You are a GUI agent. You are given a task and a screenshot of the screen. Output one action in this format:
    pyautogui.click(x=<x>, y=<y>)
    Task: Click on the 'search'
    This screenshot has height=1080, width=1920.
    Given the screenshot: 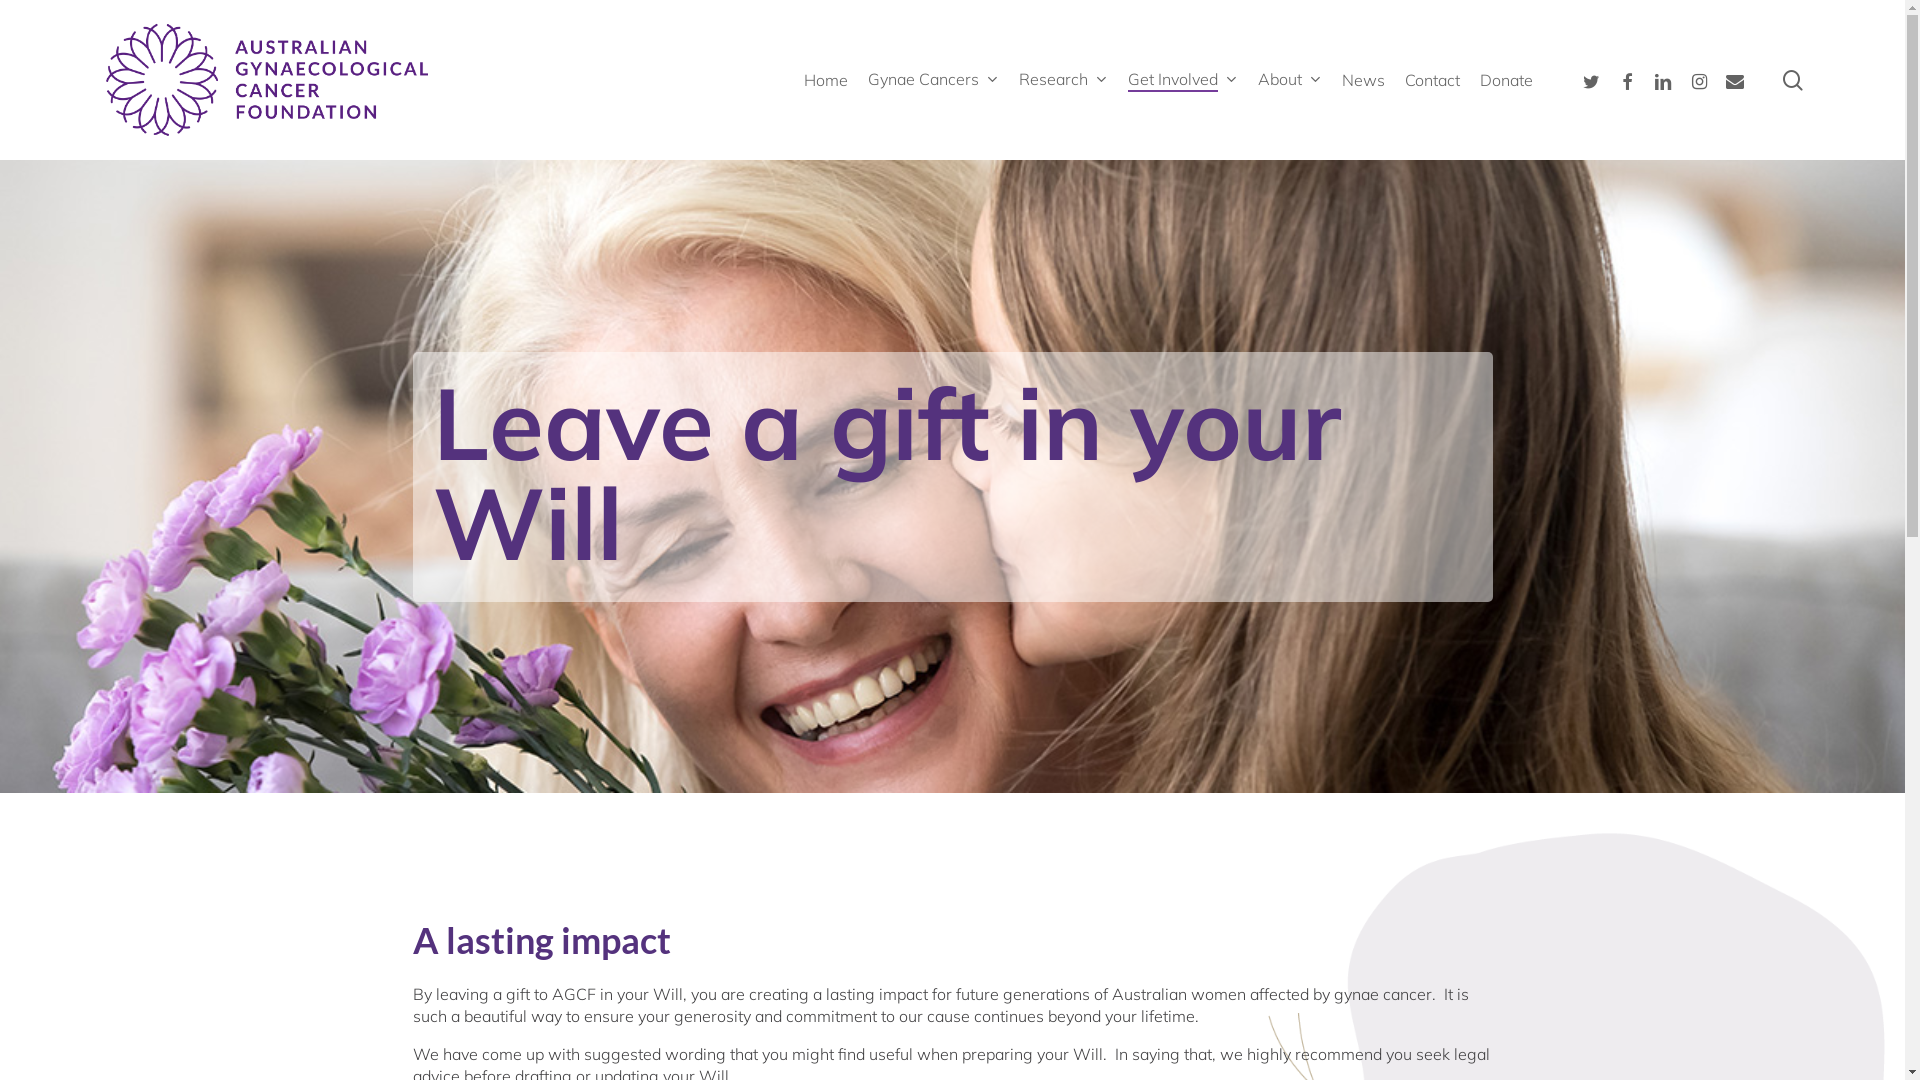 What is the action you would take?
    pyautogui.click(x=1793, y=79)
    